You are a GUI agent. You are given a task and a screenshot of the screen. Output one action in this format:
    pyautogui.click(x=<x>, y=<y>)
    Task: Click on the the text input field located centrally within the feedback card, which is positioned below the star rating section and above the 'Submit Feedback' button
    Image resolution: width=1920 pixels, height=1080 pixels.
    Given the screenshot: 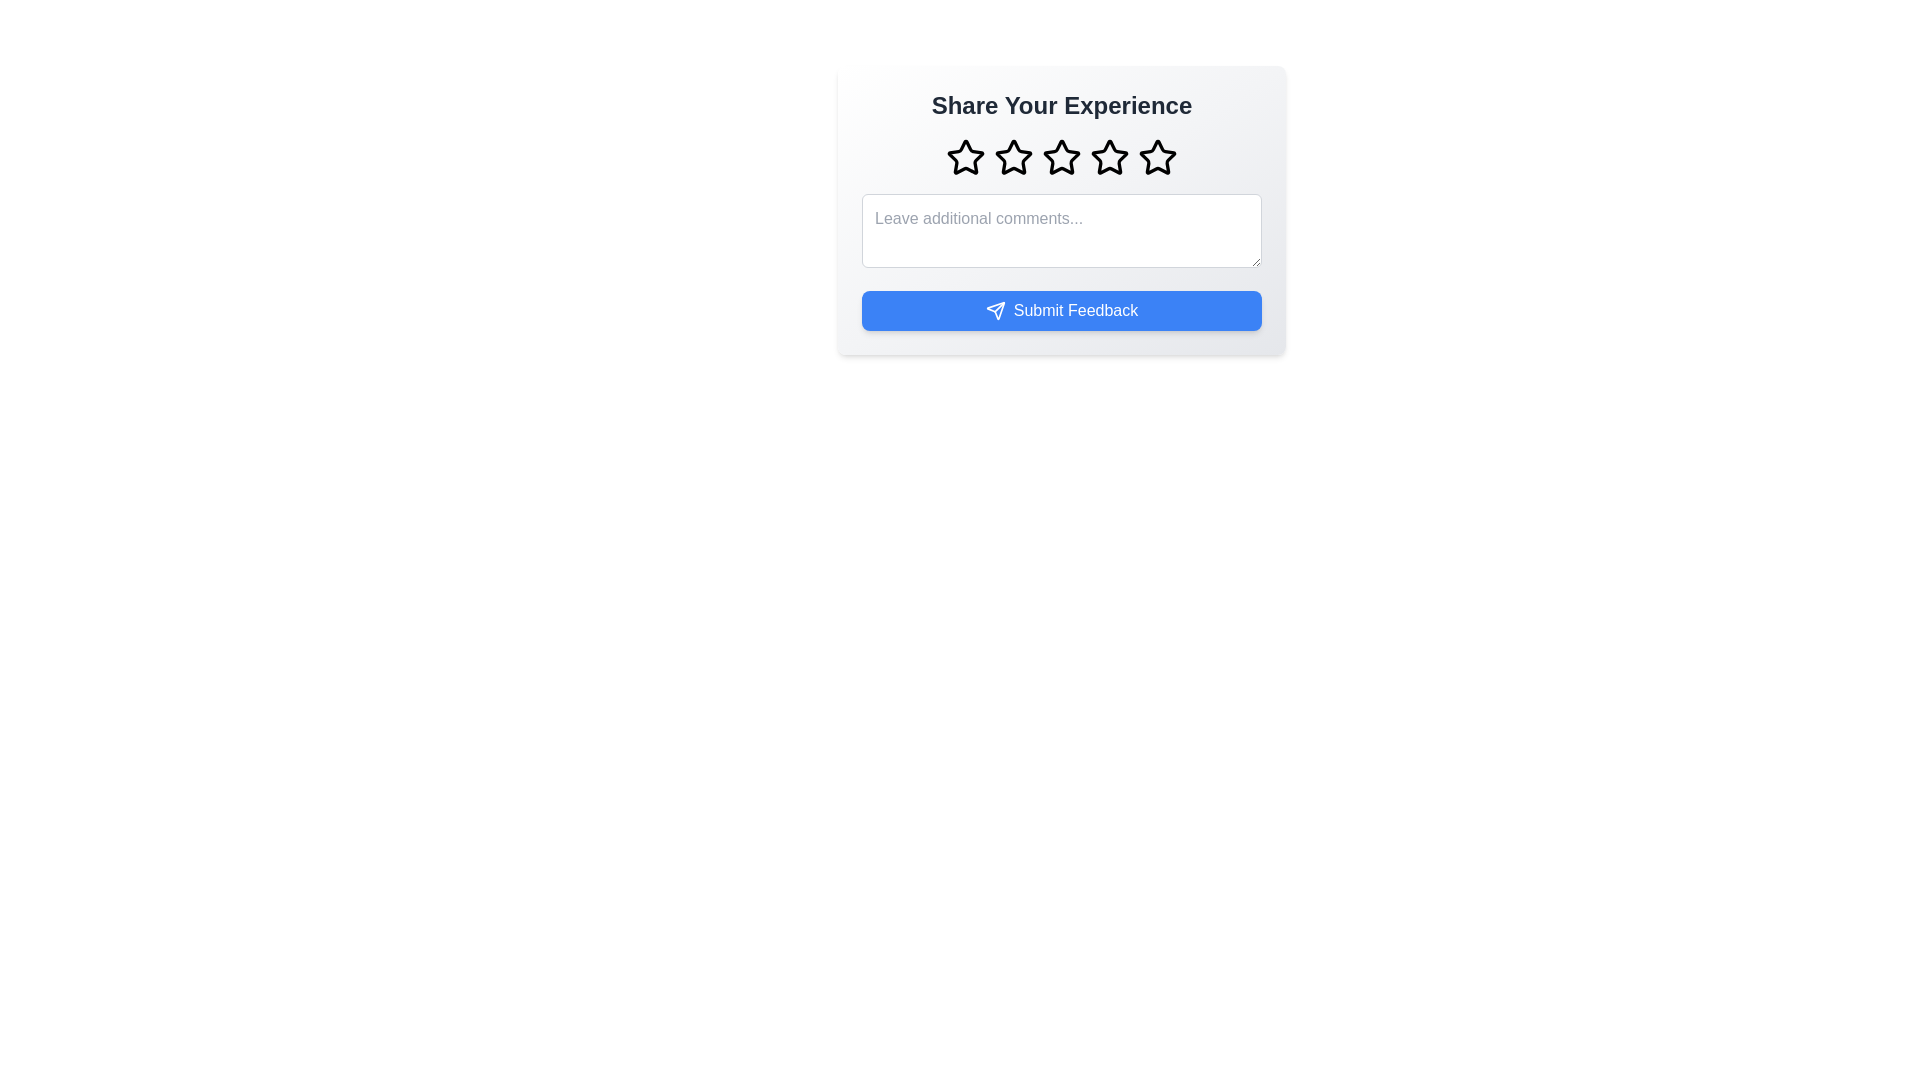 What is the action you would take?
    pyautogui.click(x=1060, y=210)
    